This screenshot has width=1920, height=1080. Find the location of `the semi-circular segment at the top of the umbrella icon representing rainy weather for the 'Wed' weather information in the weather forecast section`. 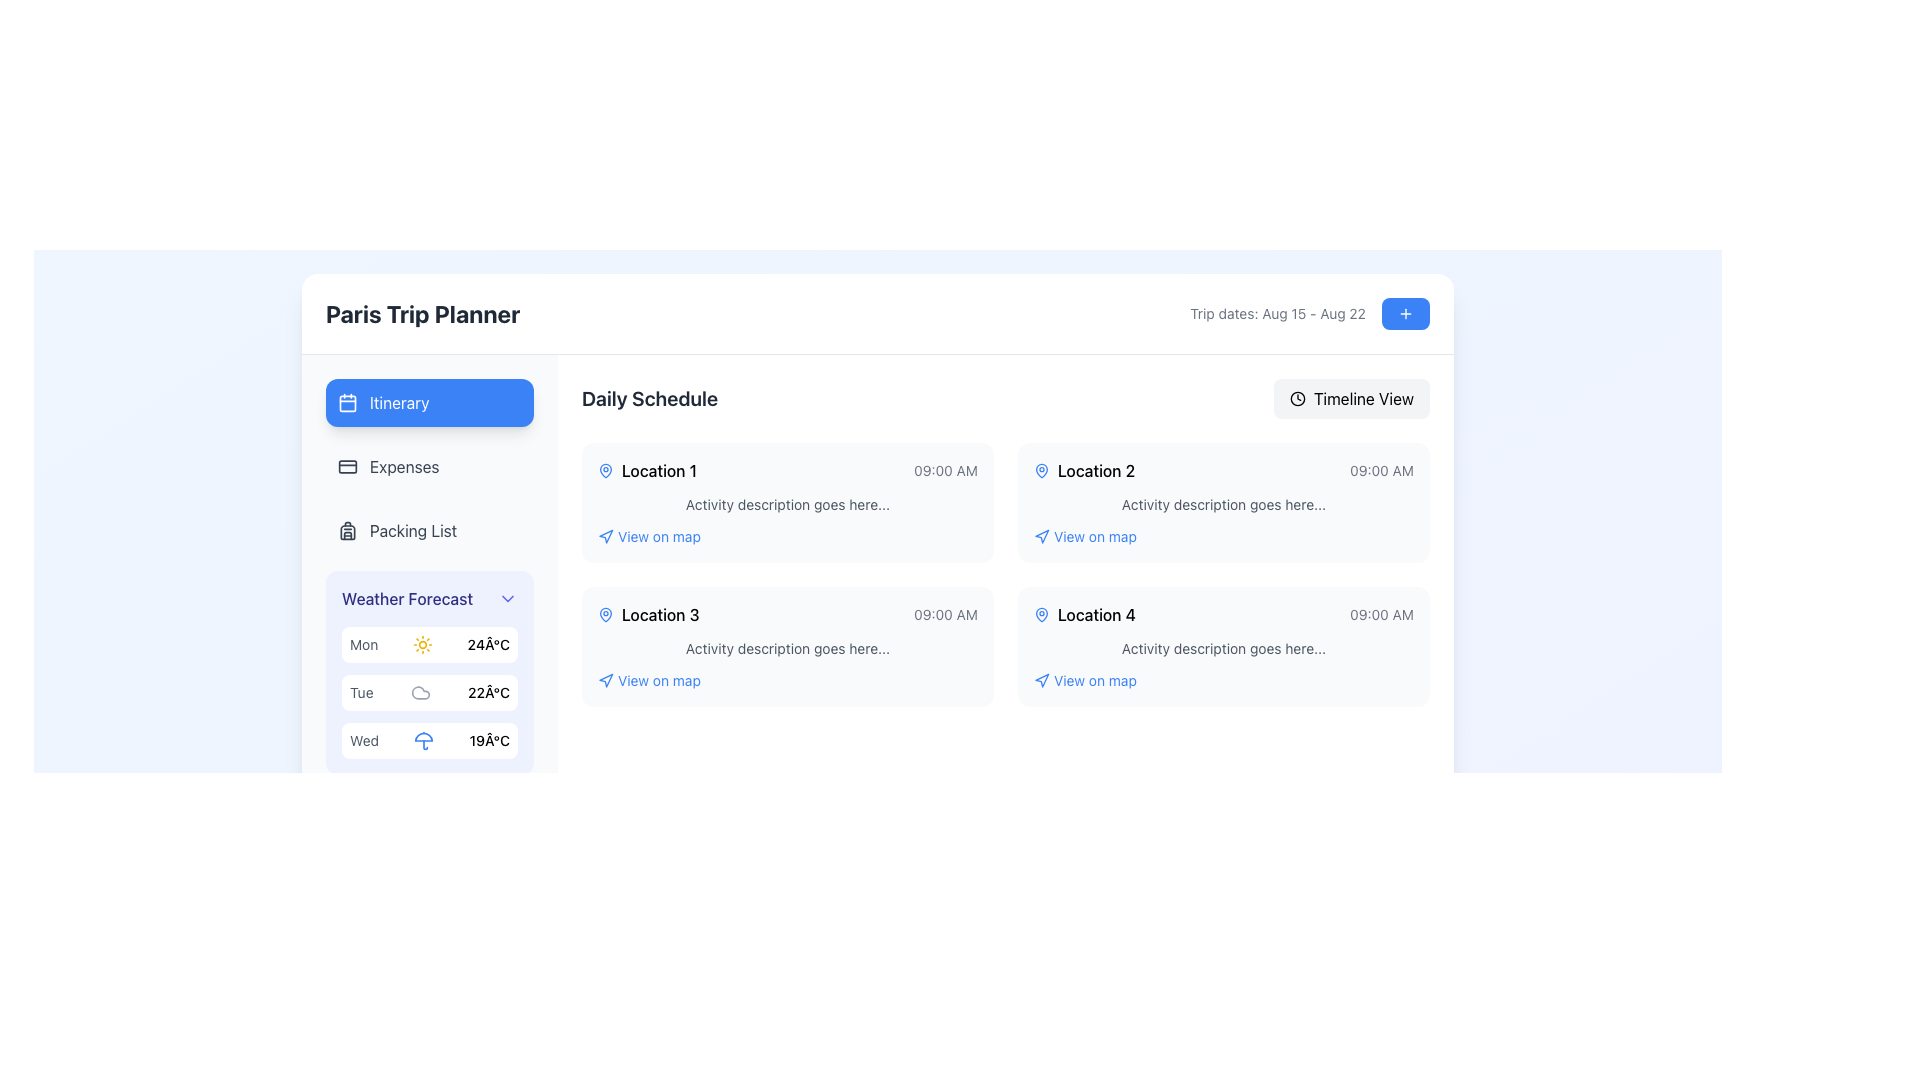

the semi-circular segment at the top of the umbrella icon representing rainy weather for the 'Wed' weather information in the weather forecast section is located at coordinates (423, 737).